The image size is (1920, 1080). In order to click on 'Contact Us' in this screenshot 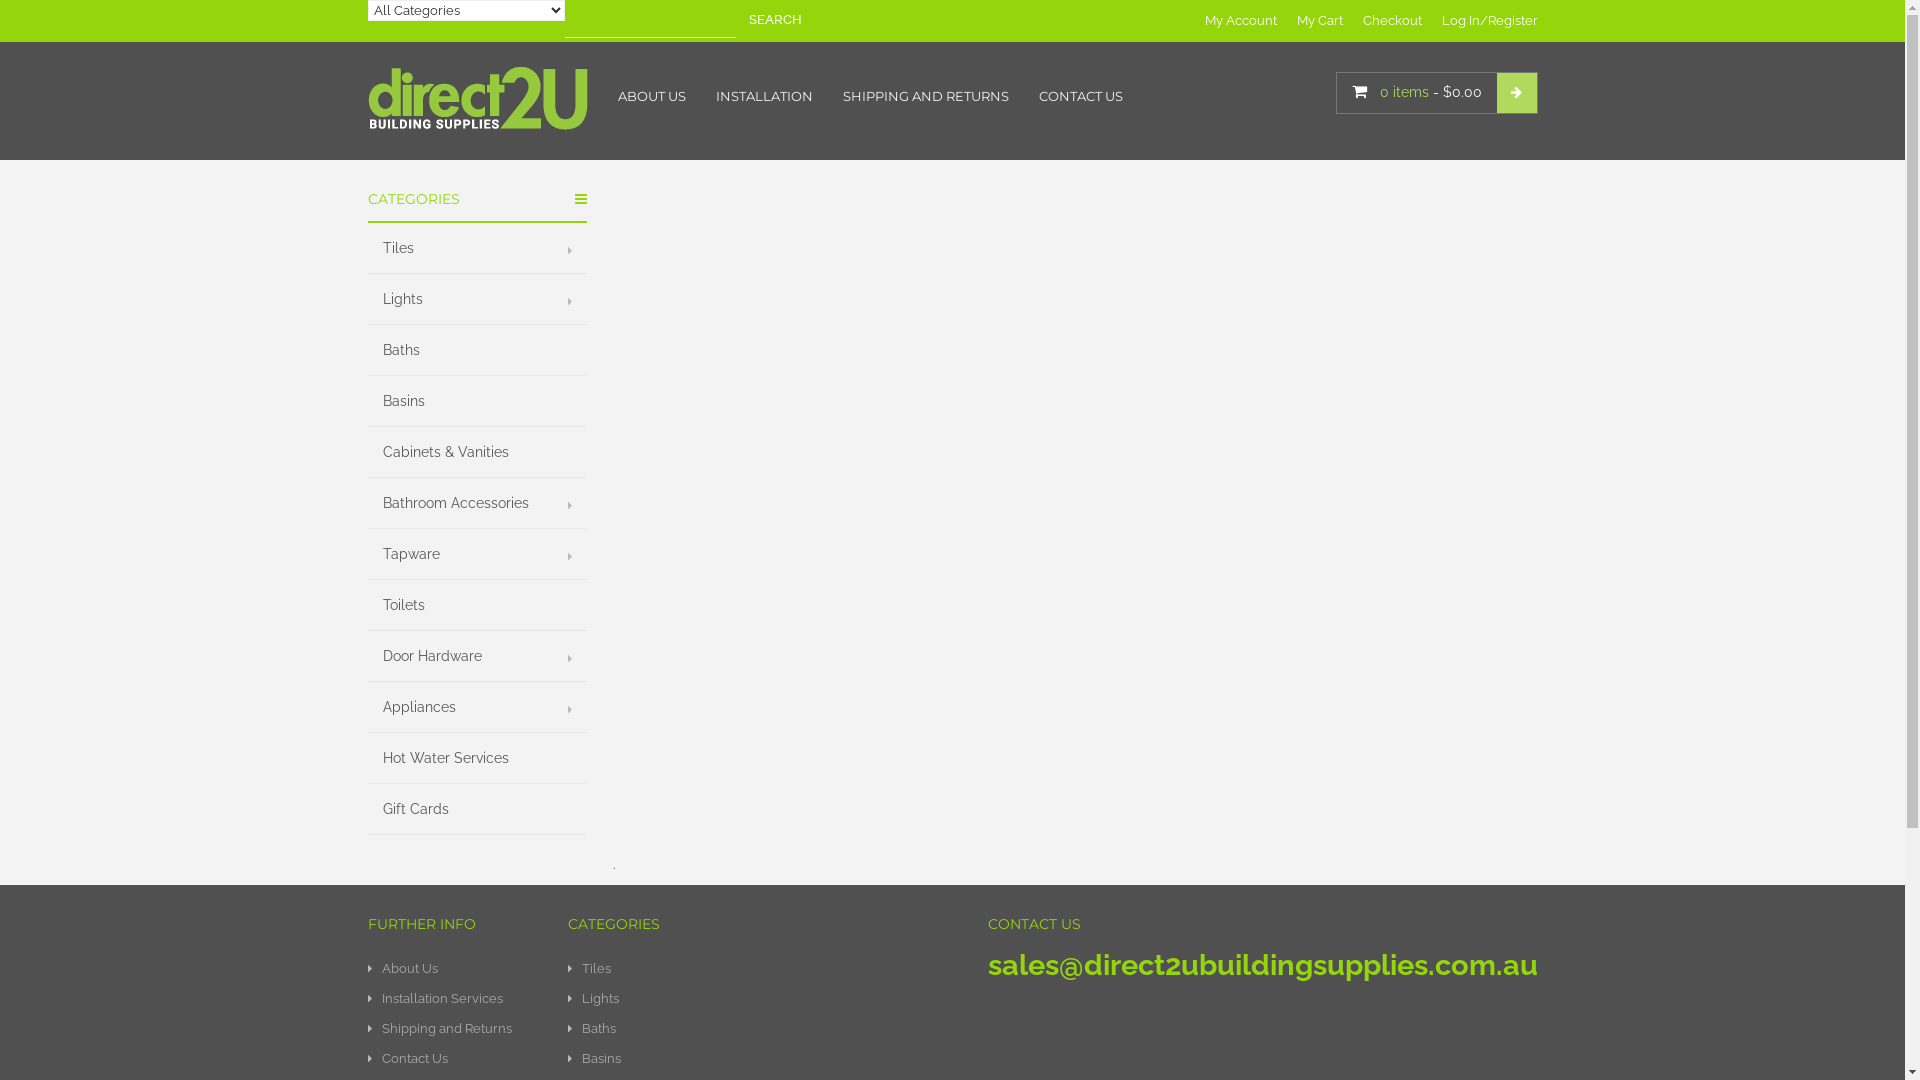, I will do `click(451, 1058)`.